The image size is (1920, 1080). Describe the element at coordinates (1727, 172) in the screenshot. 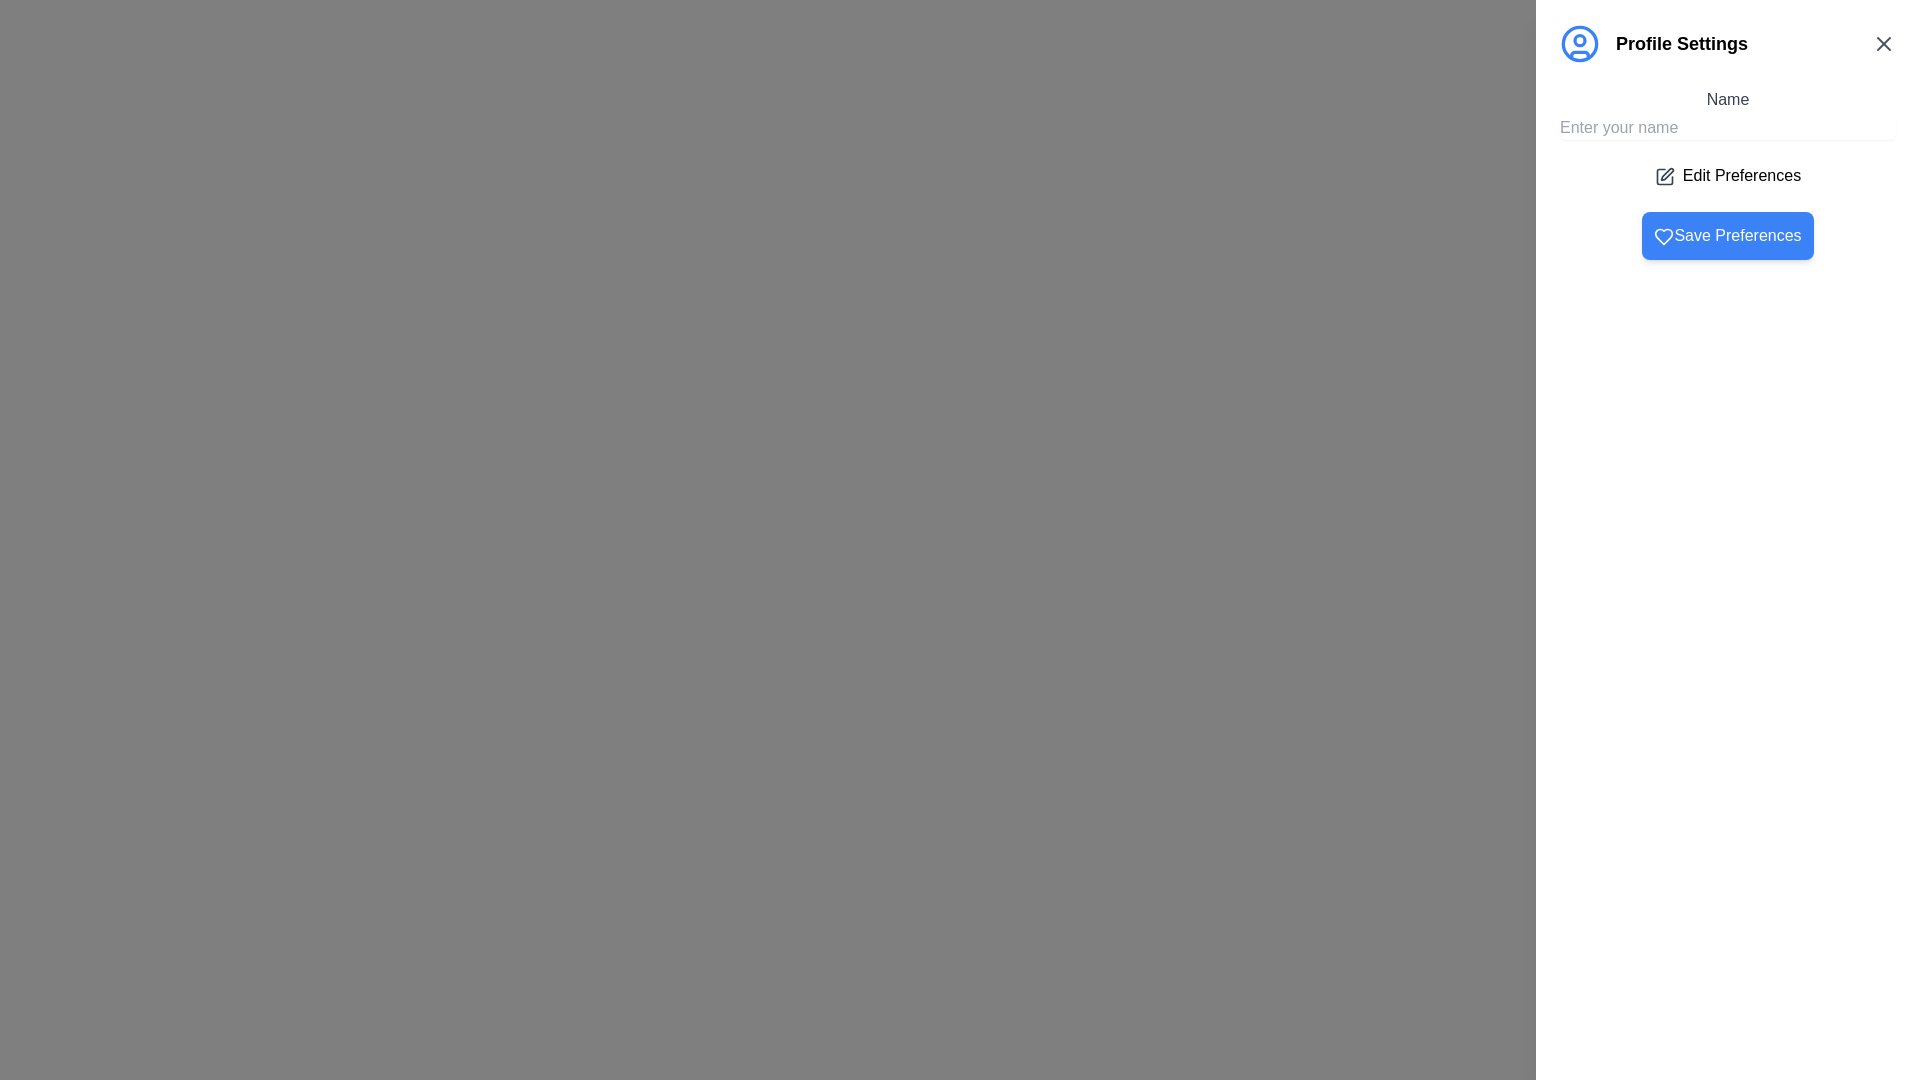

I see `the 'Edit Preferences' button located in the 'Profile Settings' sidebar panel to modify user preferences` at that location.